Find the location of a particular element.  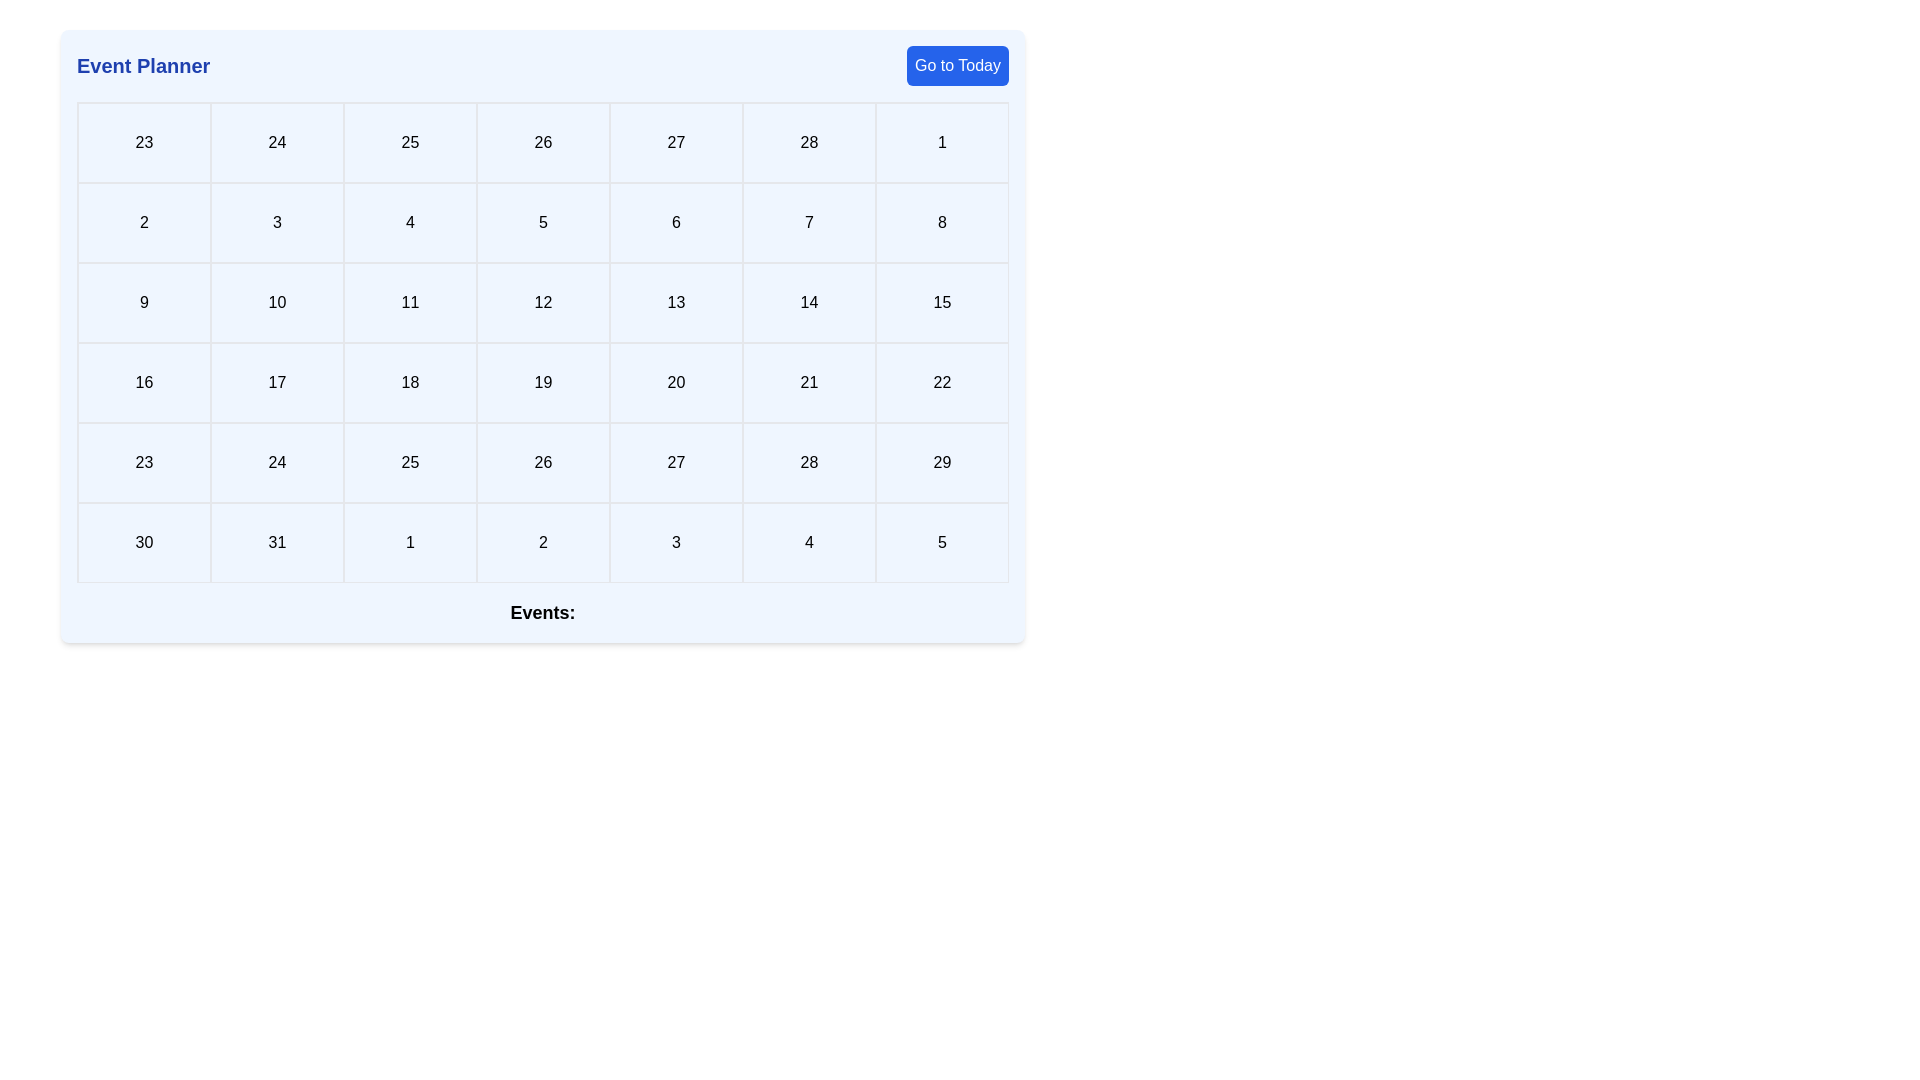

the Calendar Day Cell containing the number '19' with a light blue background is located at coordinates (543, 382).